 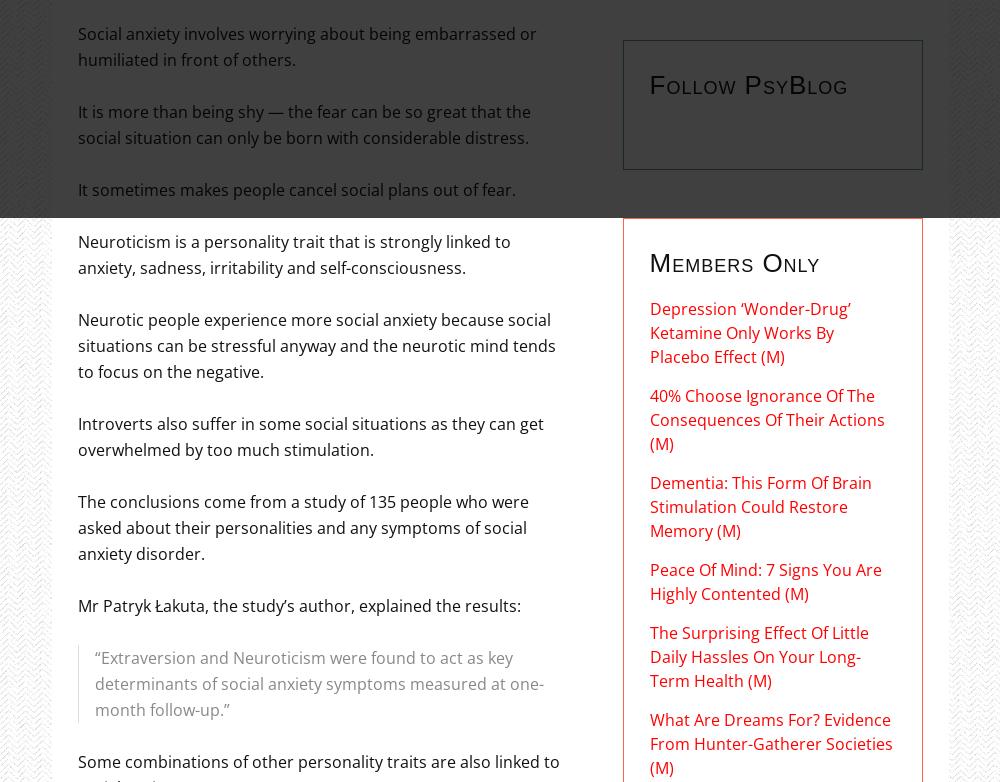 What do you see at coordinates (317, 681) in the screenshot?
I see `'“Extraversion and Neuroticism were found to act as key determinants of social anxiety symptoms measured at one-month follow-up.”'` at bounding box center [317, 681].